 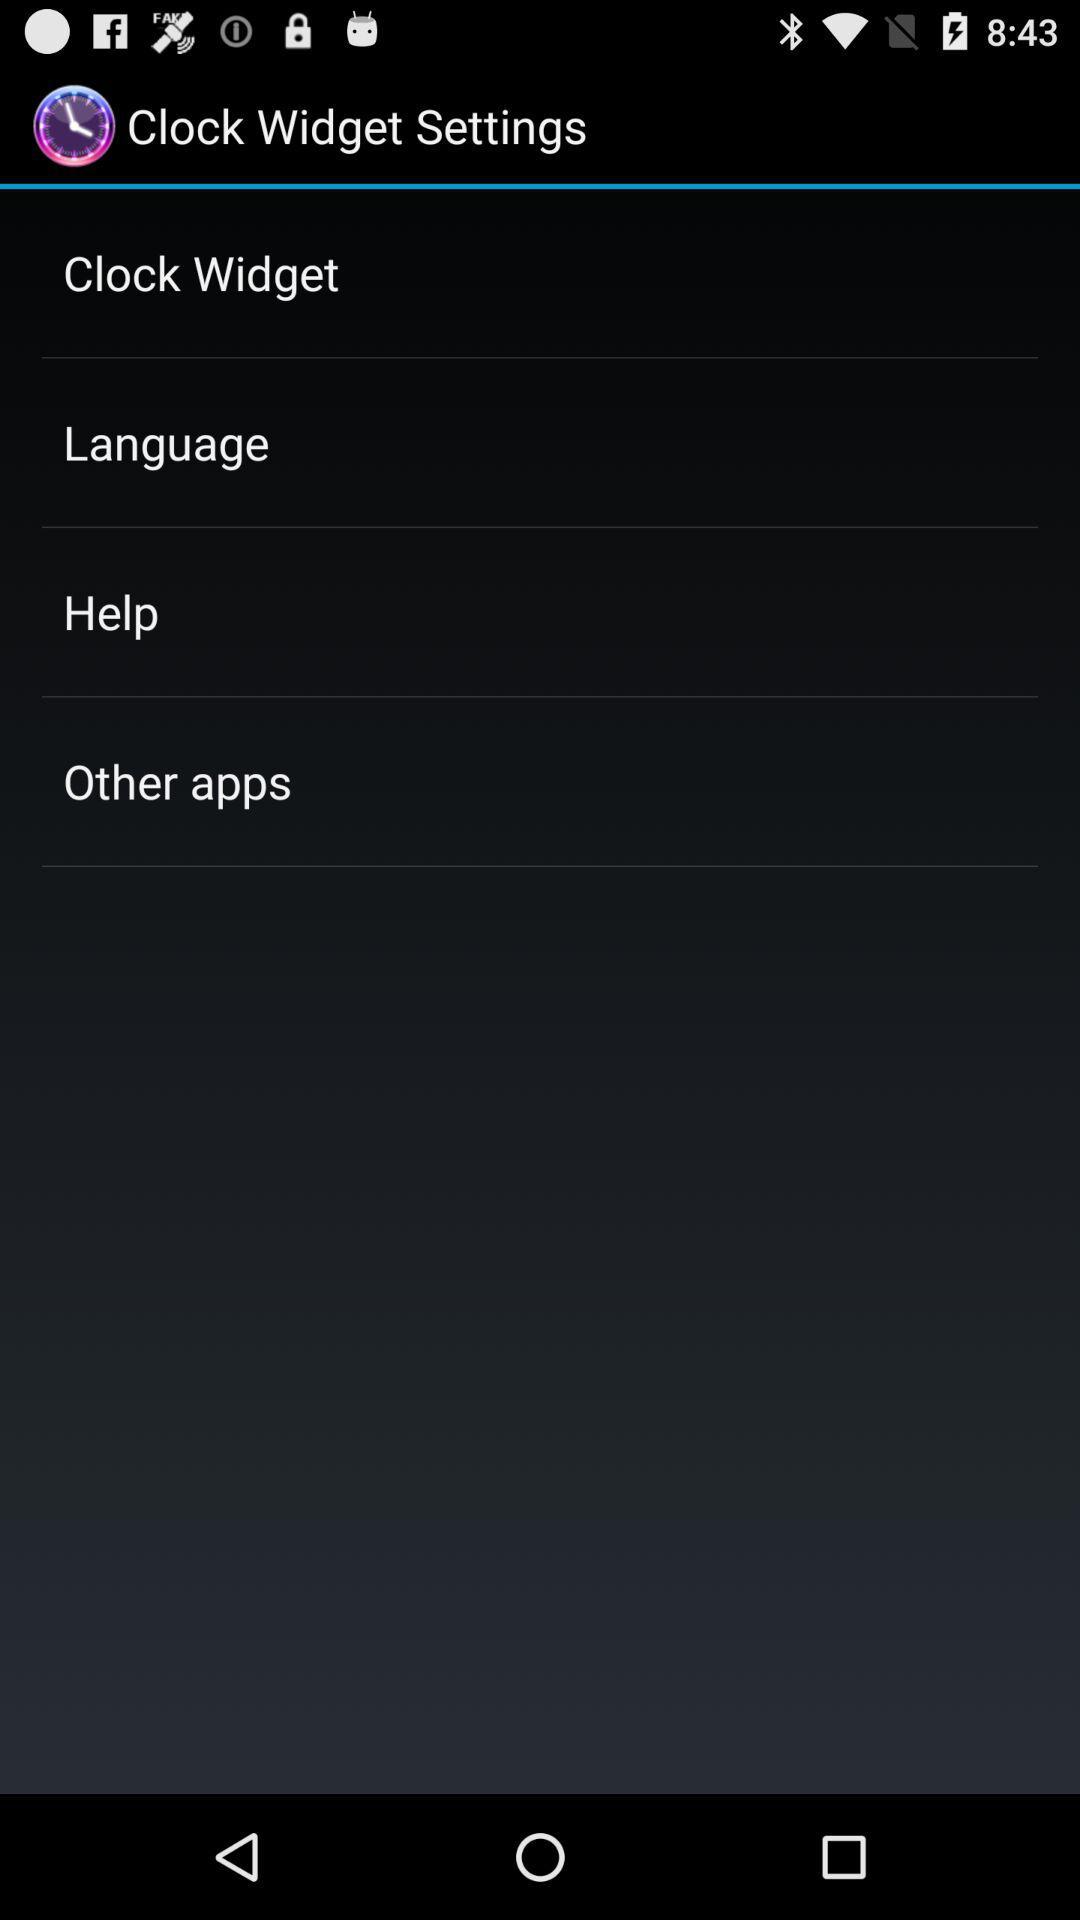 What do you see at coordinates (176, 780) in the screenshot?
I see `the other apps` at bounding box center [176, 780].